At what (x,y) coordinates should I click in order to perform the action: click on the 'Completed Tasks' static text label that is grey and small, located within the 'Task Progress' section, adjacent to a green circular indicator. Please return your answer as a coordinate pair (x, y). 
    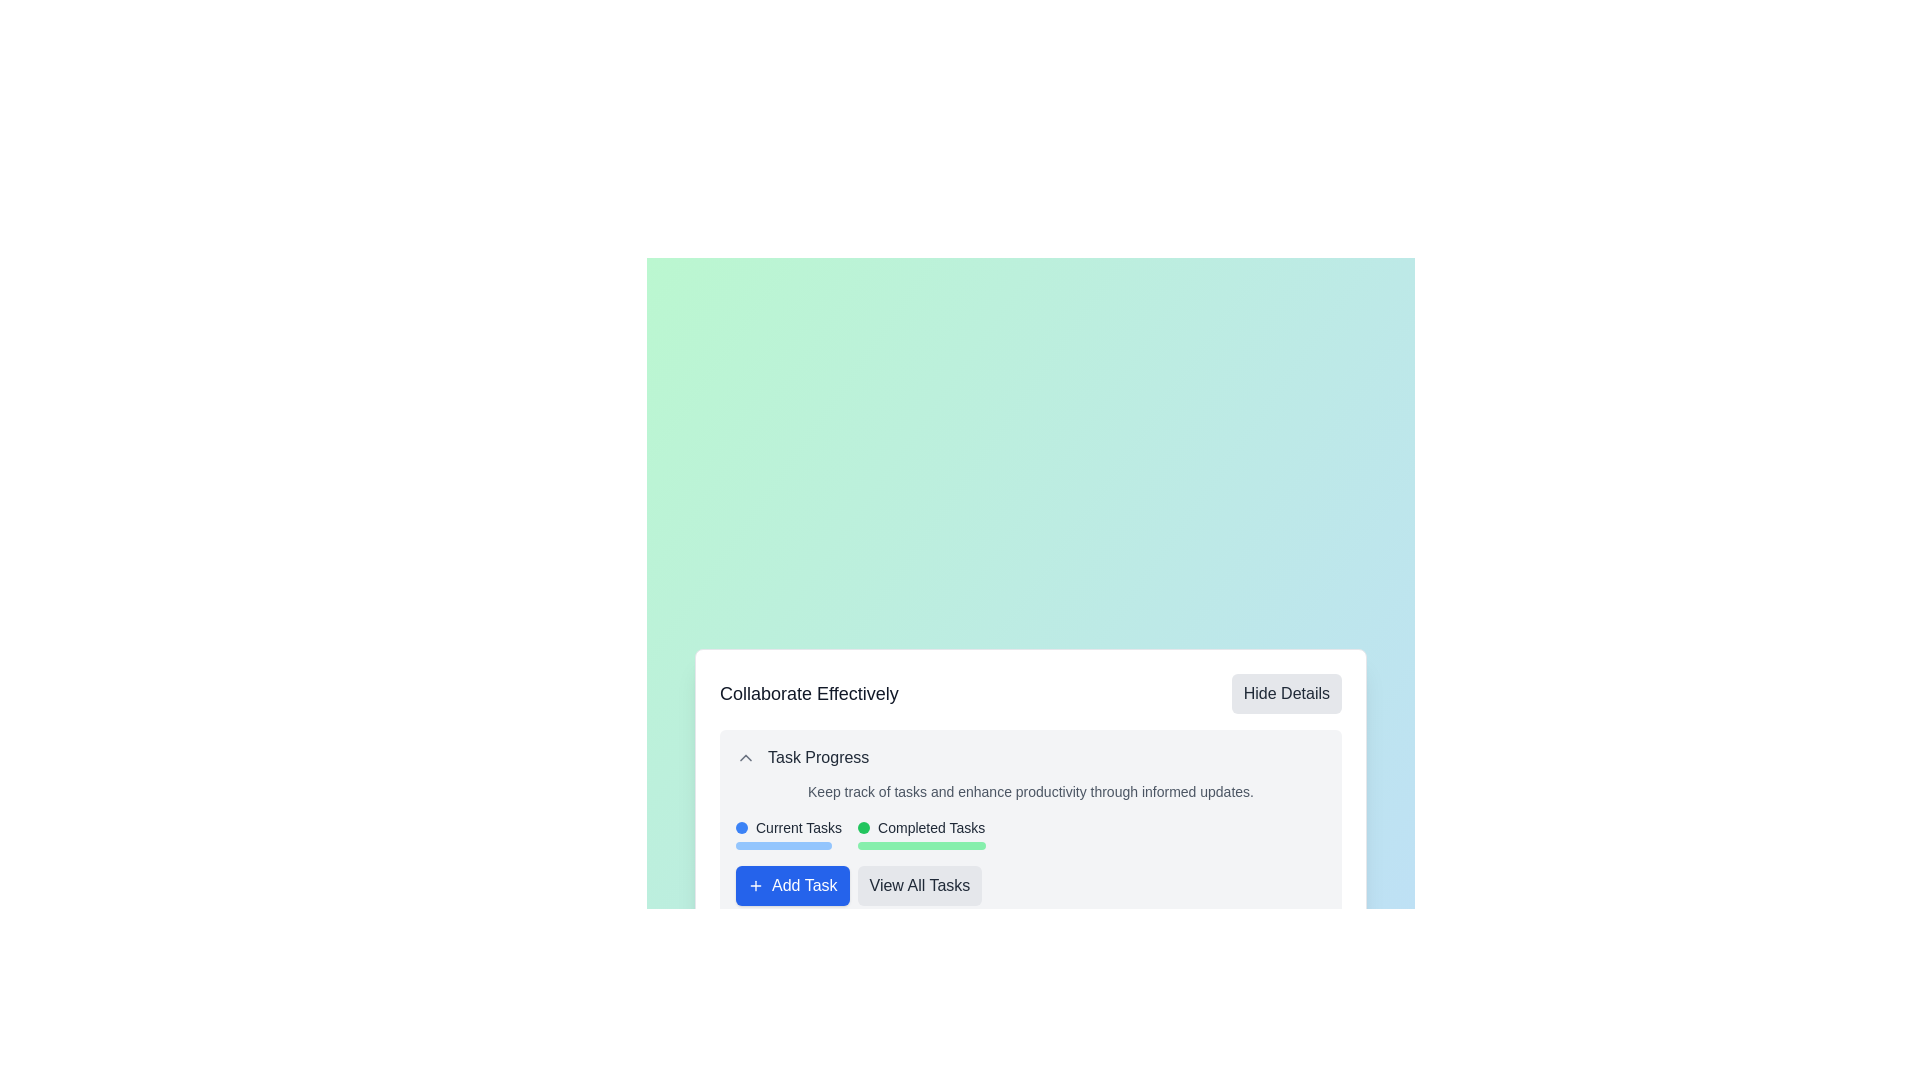
    Looking at the image, I should click on (930, 828).